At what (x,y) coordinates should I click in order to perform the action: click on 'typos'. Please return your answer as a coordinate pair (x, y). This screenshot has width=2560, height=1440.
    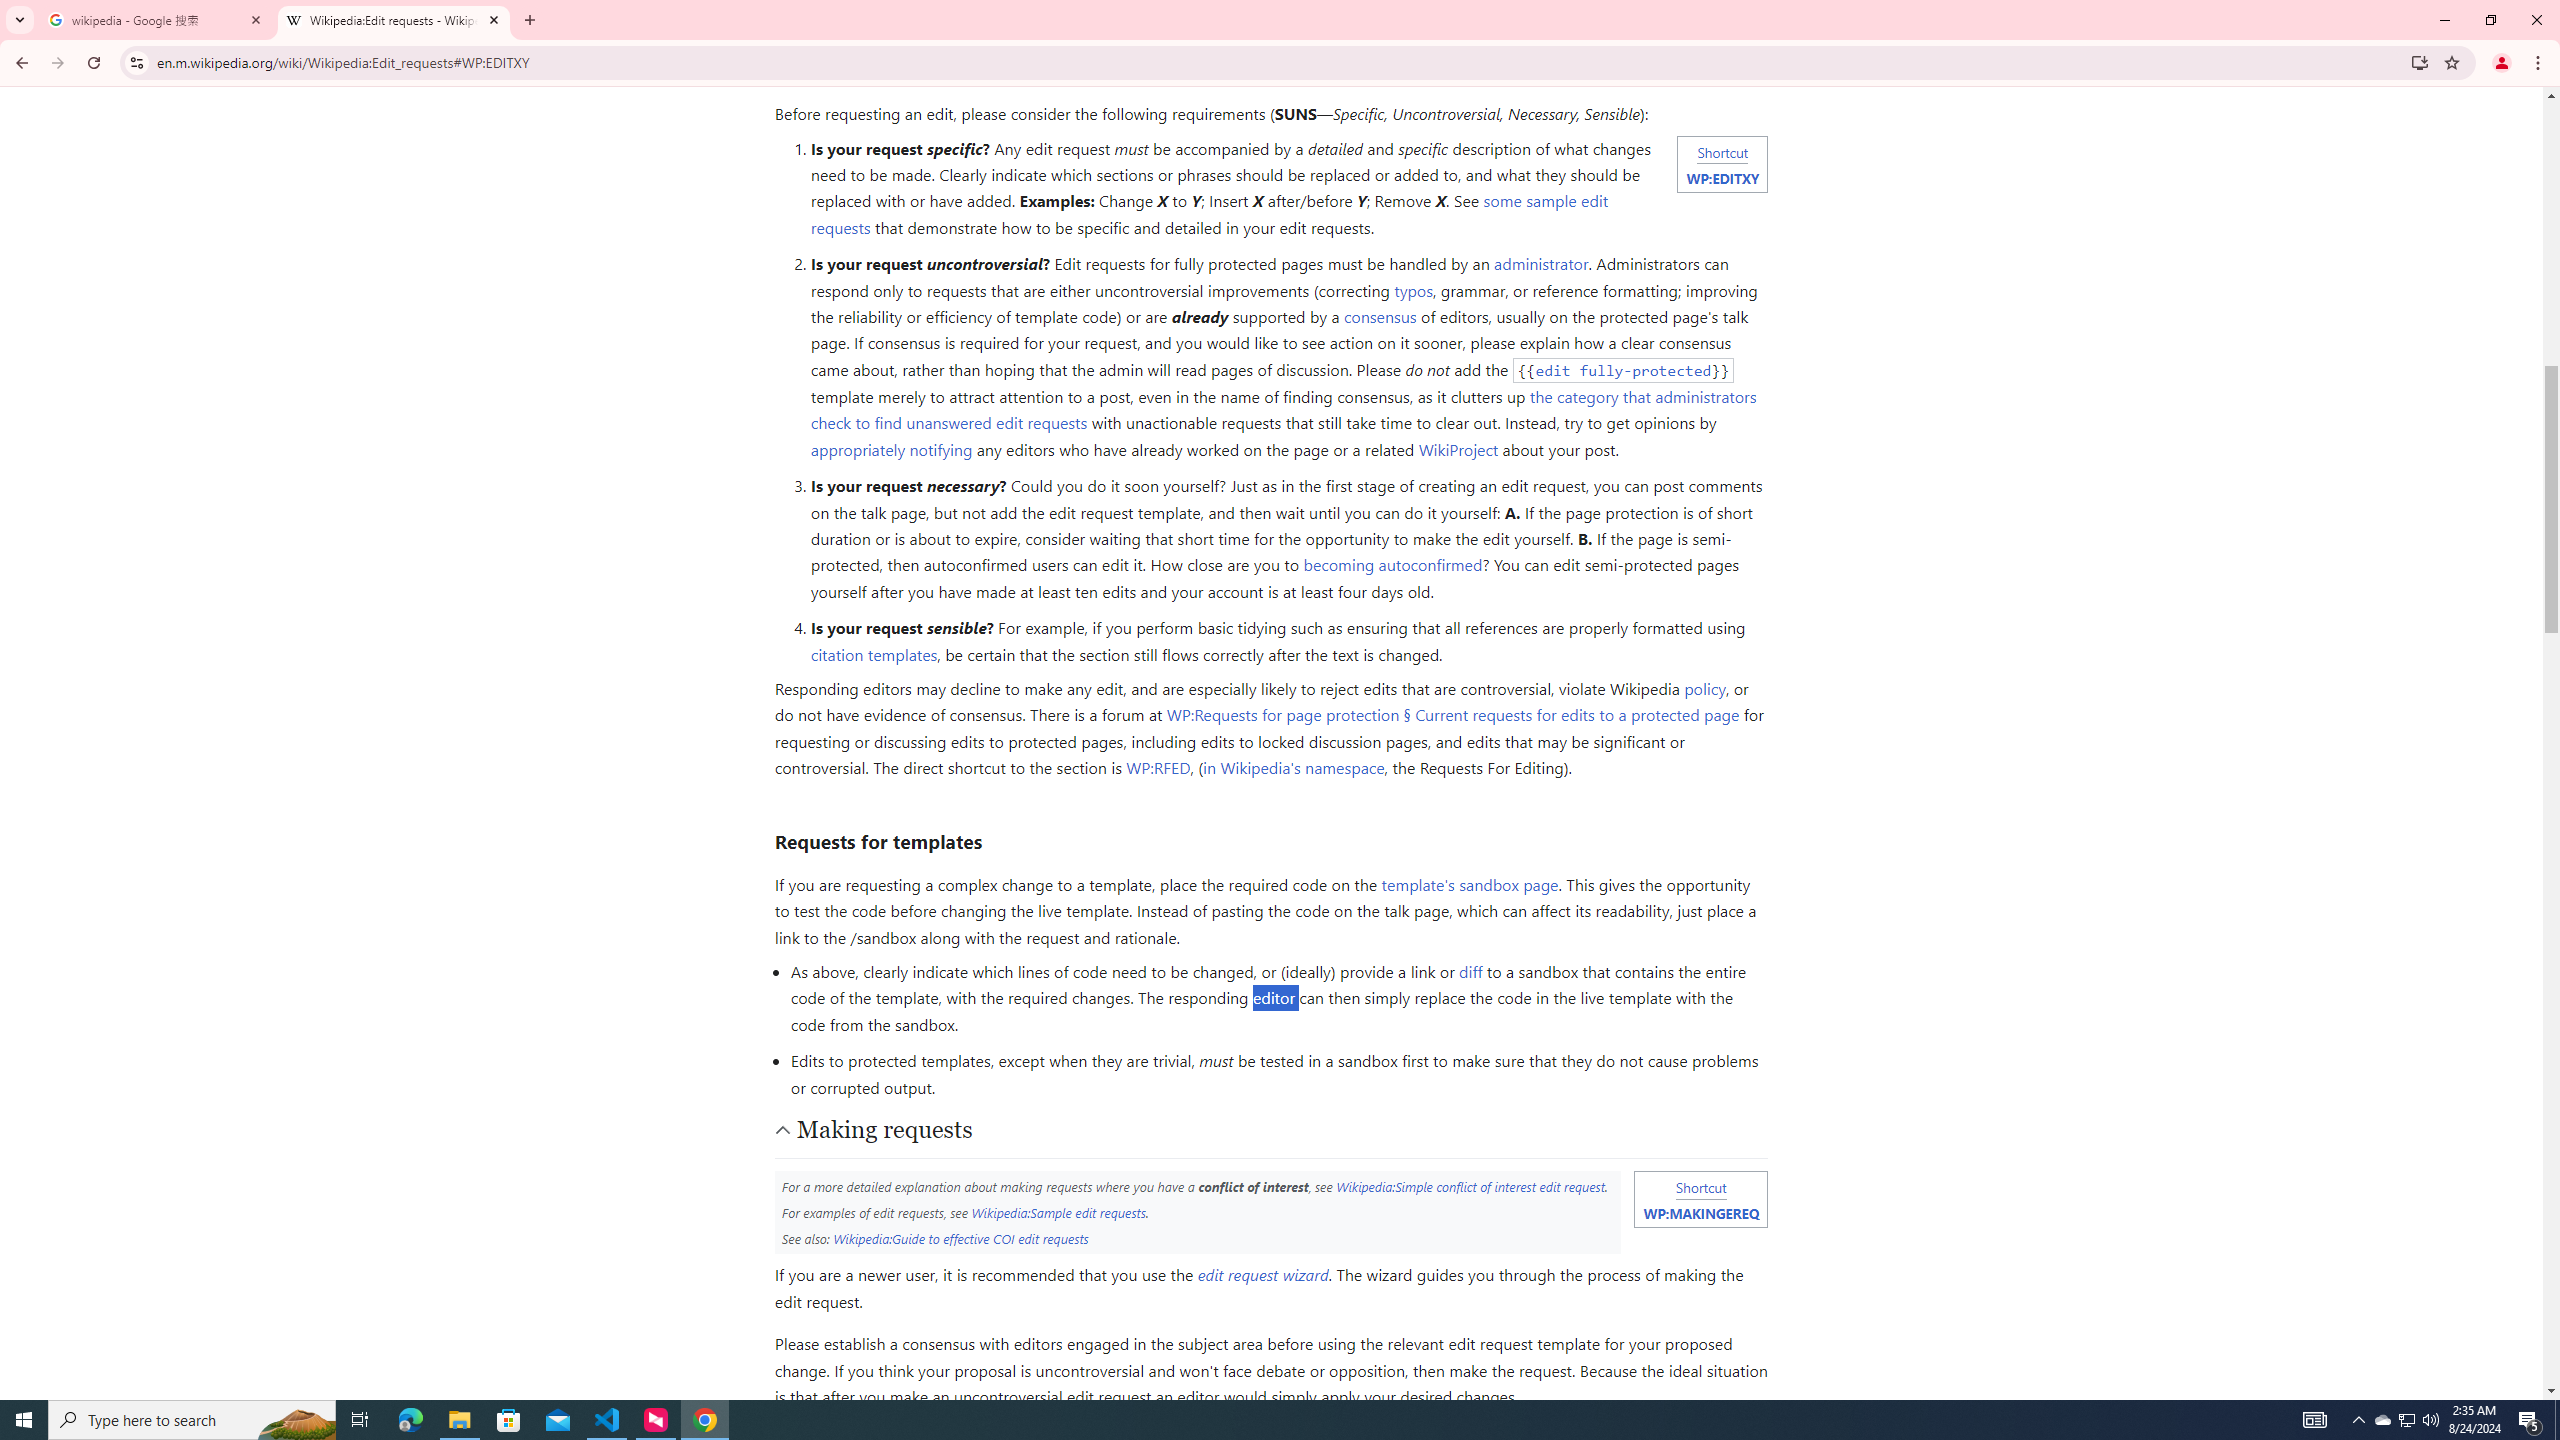
    Looking at the image, I should click on (1414, 290).